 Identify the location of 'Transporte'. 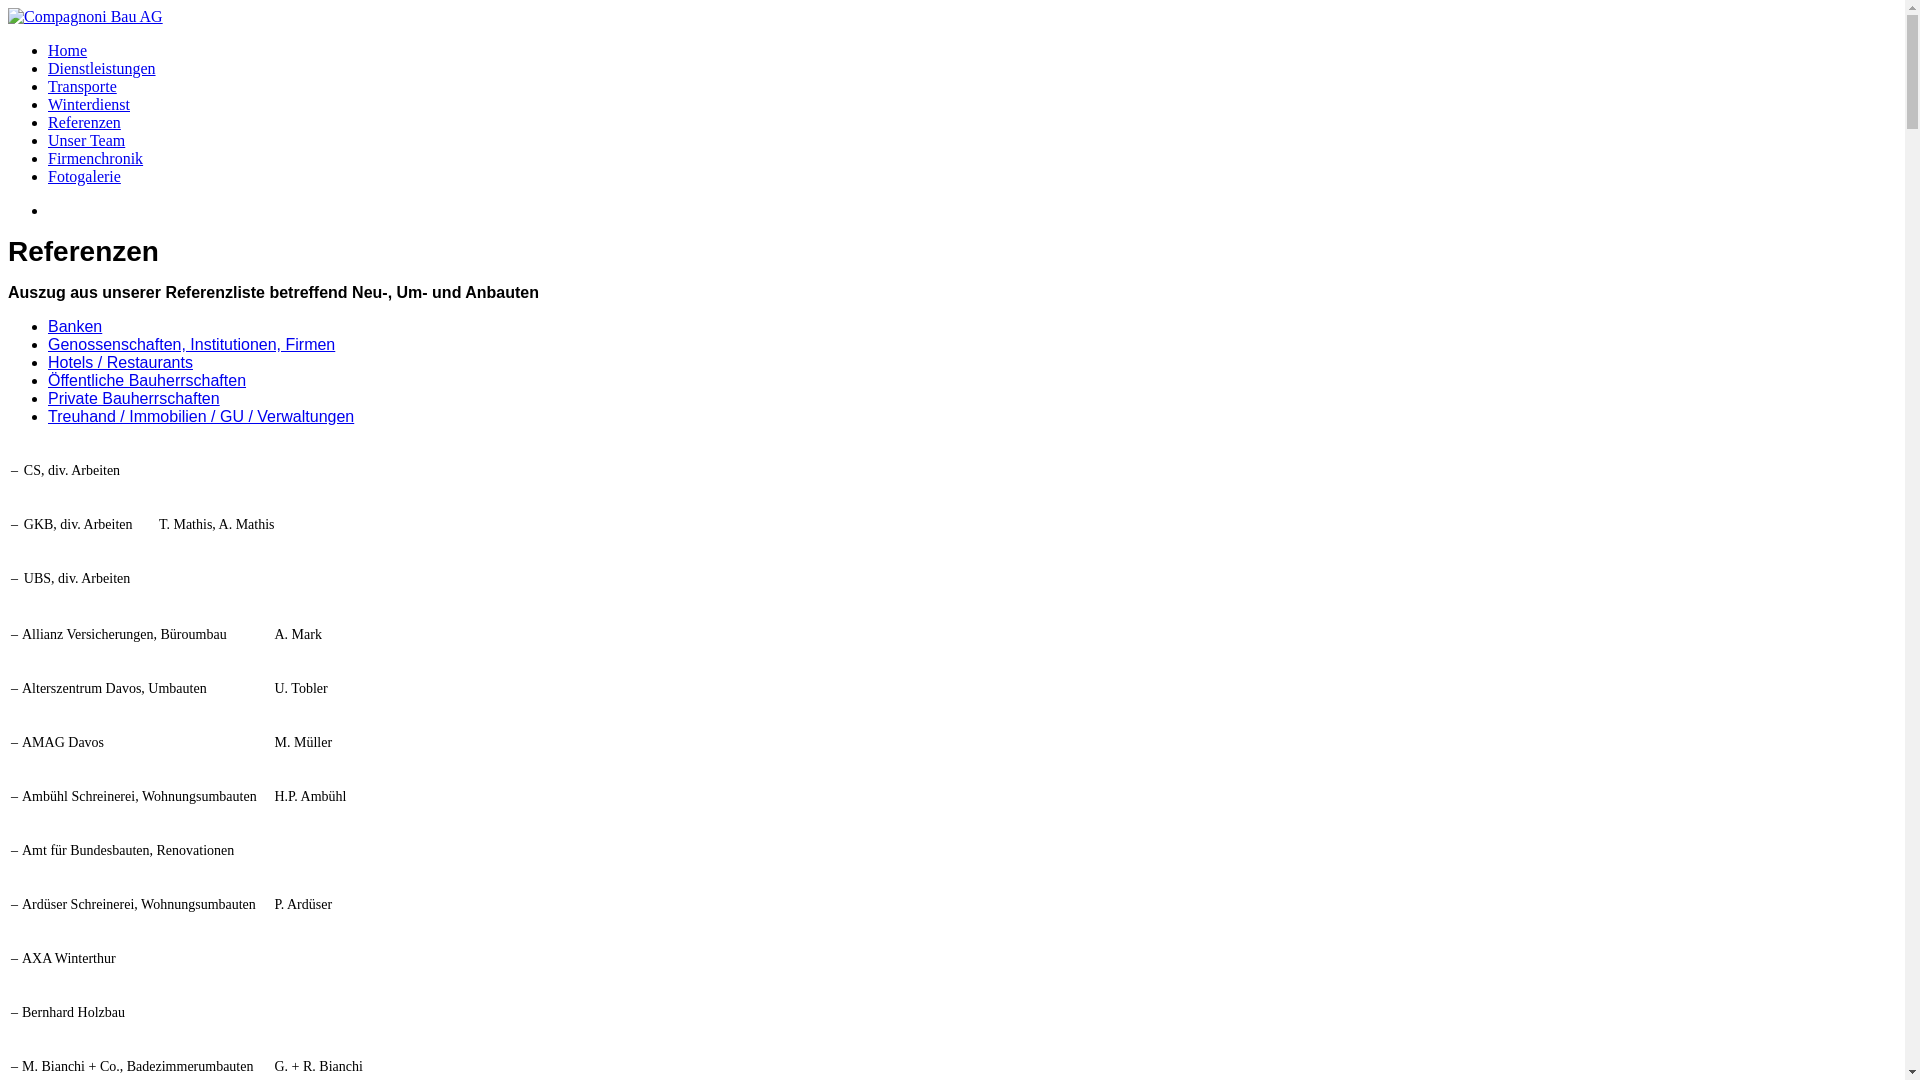
(81, 85).